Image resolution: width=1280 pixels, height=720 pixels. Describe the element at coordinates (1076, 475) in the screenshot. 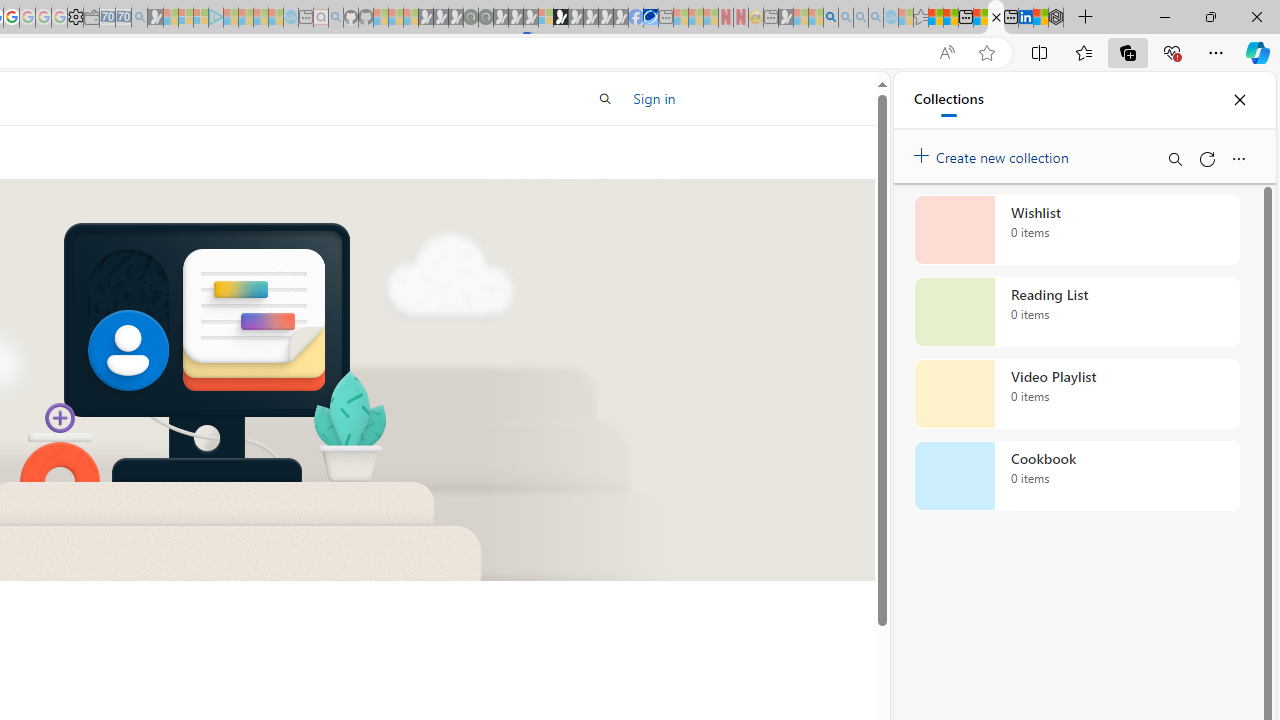

I see `'Cookbook collection, 0 items'` at that location.